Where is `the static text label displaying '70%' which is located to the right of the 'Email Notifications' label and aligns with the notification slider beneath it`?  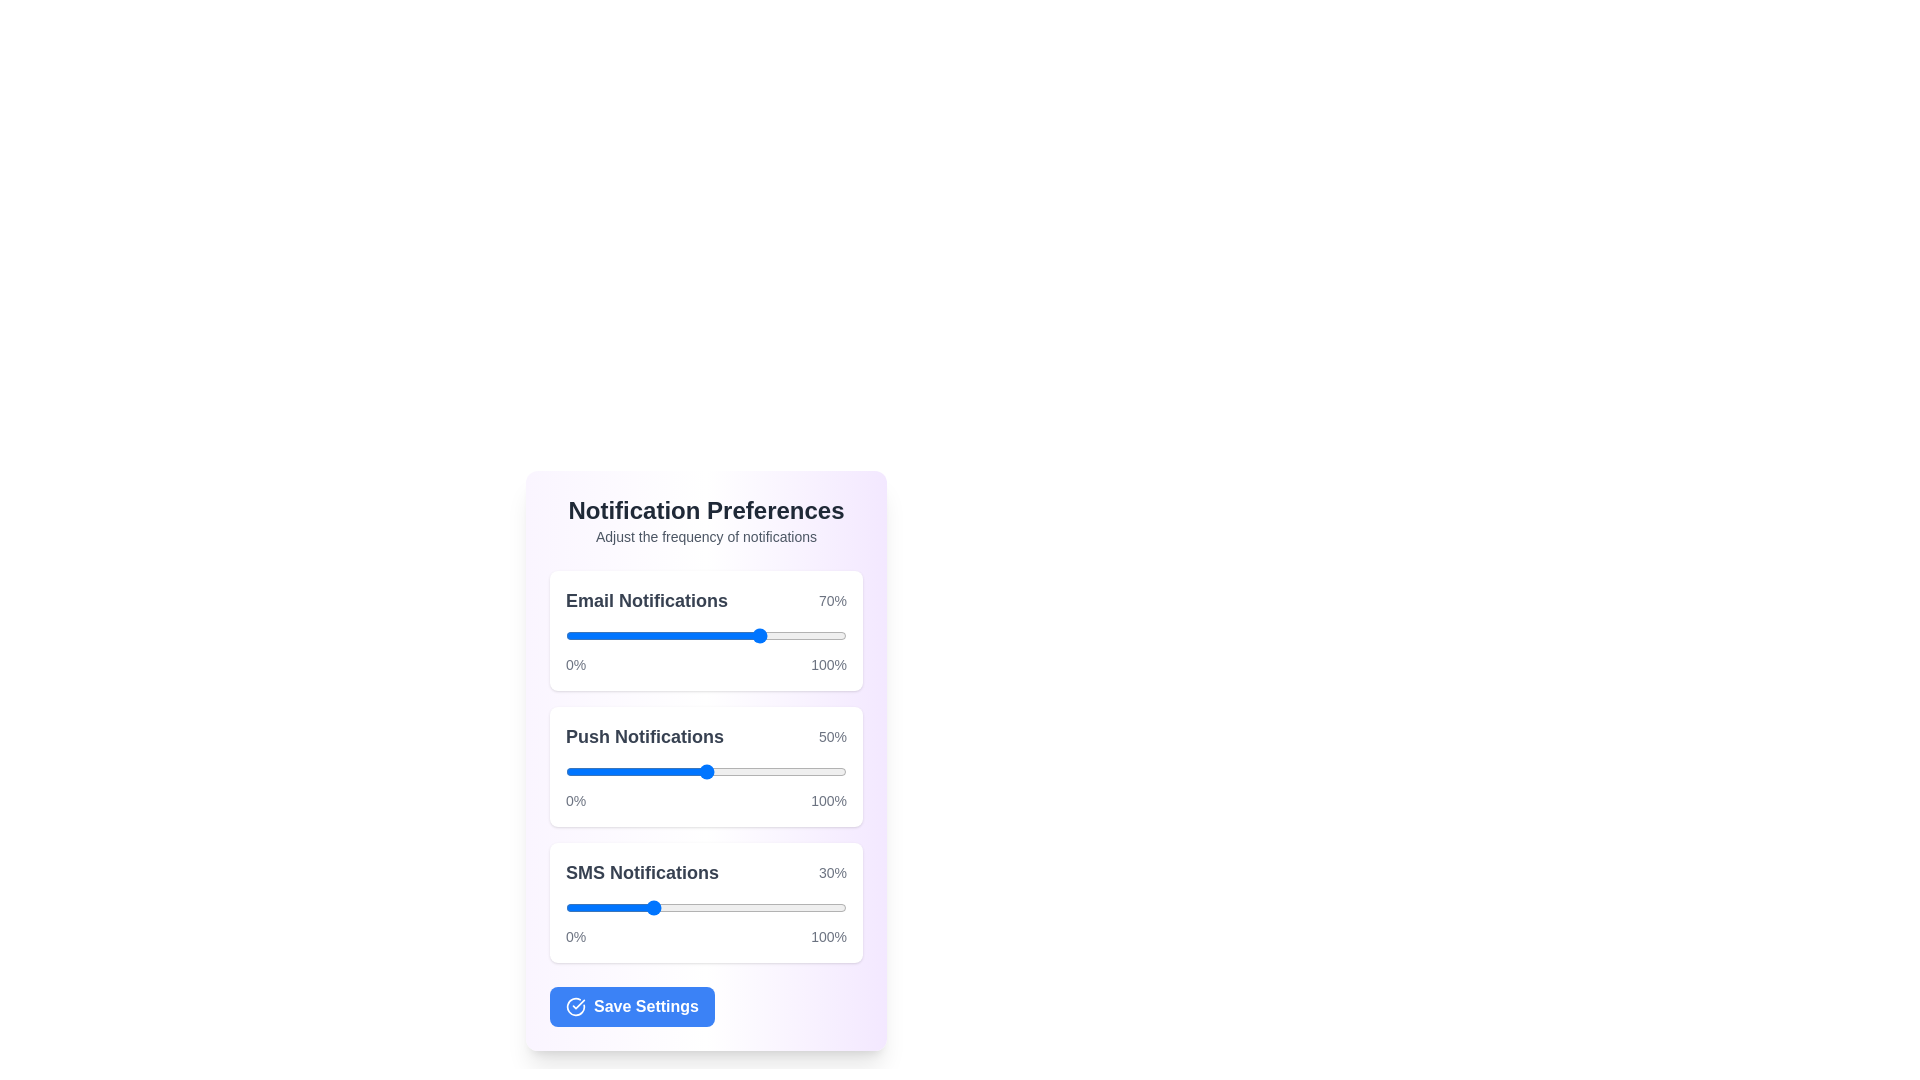 the static text label displaying '70%' which is located to the right of the 'Email Notifications' label and aligns with the notification slider beneath it is located at coordinates (832, 600).